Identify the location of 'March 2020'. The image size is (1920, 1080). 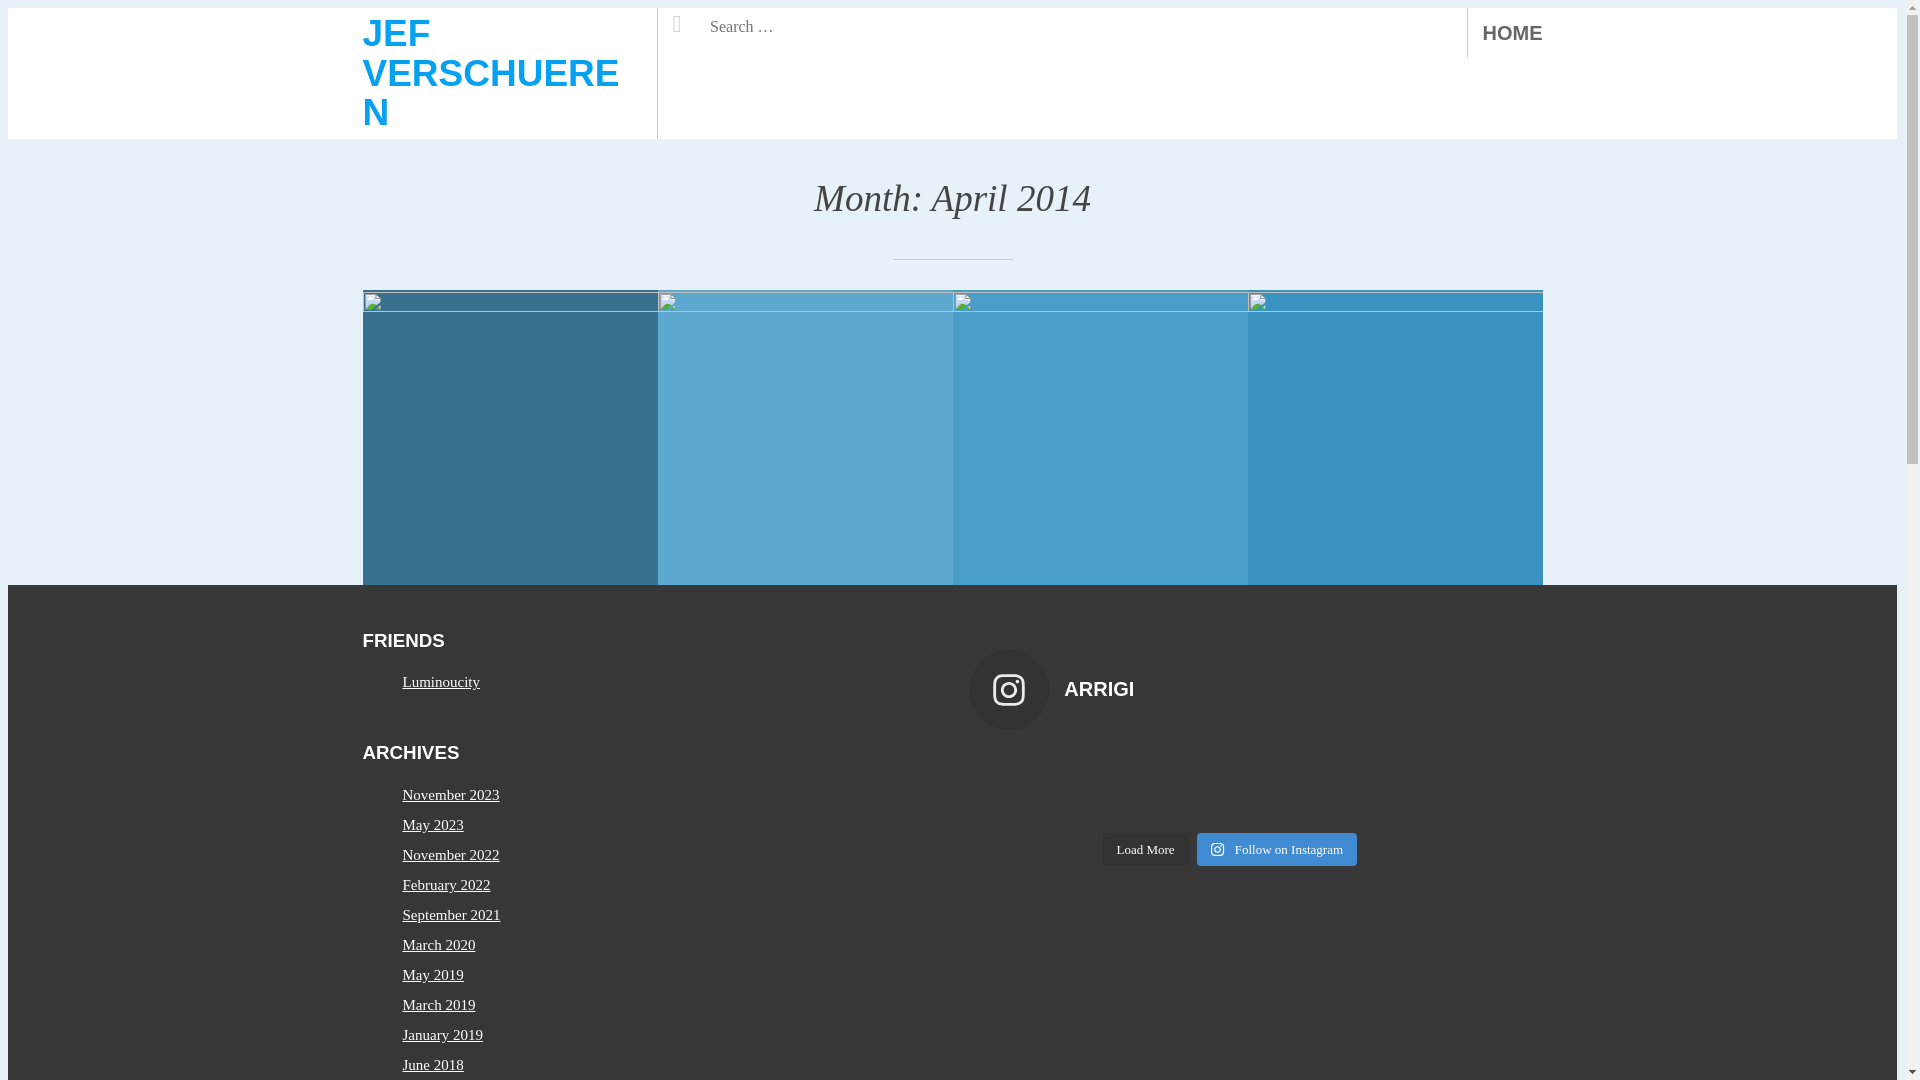
(437, 945).